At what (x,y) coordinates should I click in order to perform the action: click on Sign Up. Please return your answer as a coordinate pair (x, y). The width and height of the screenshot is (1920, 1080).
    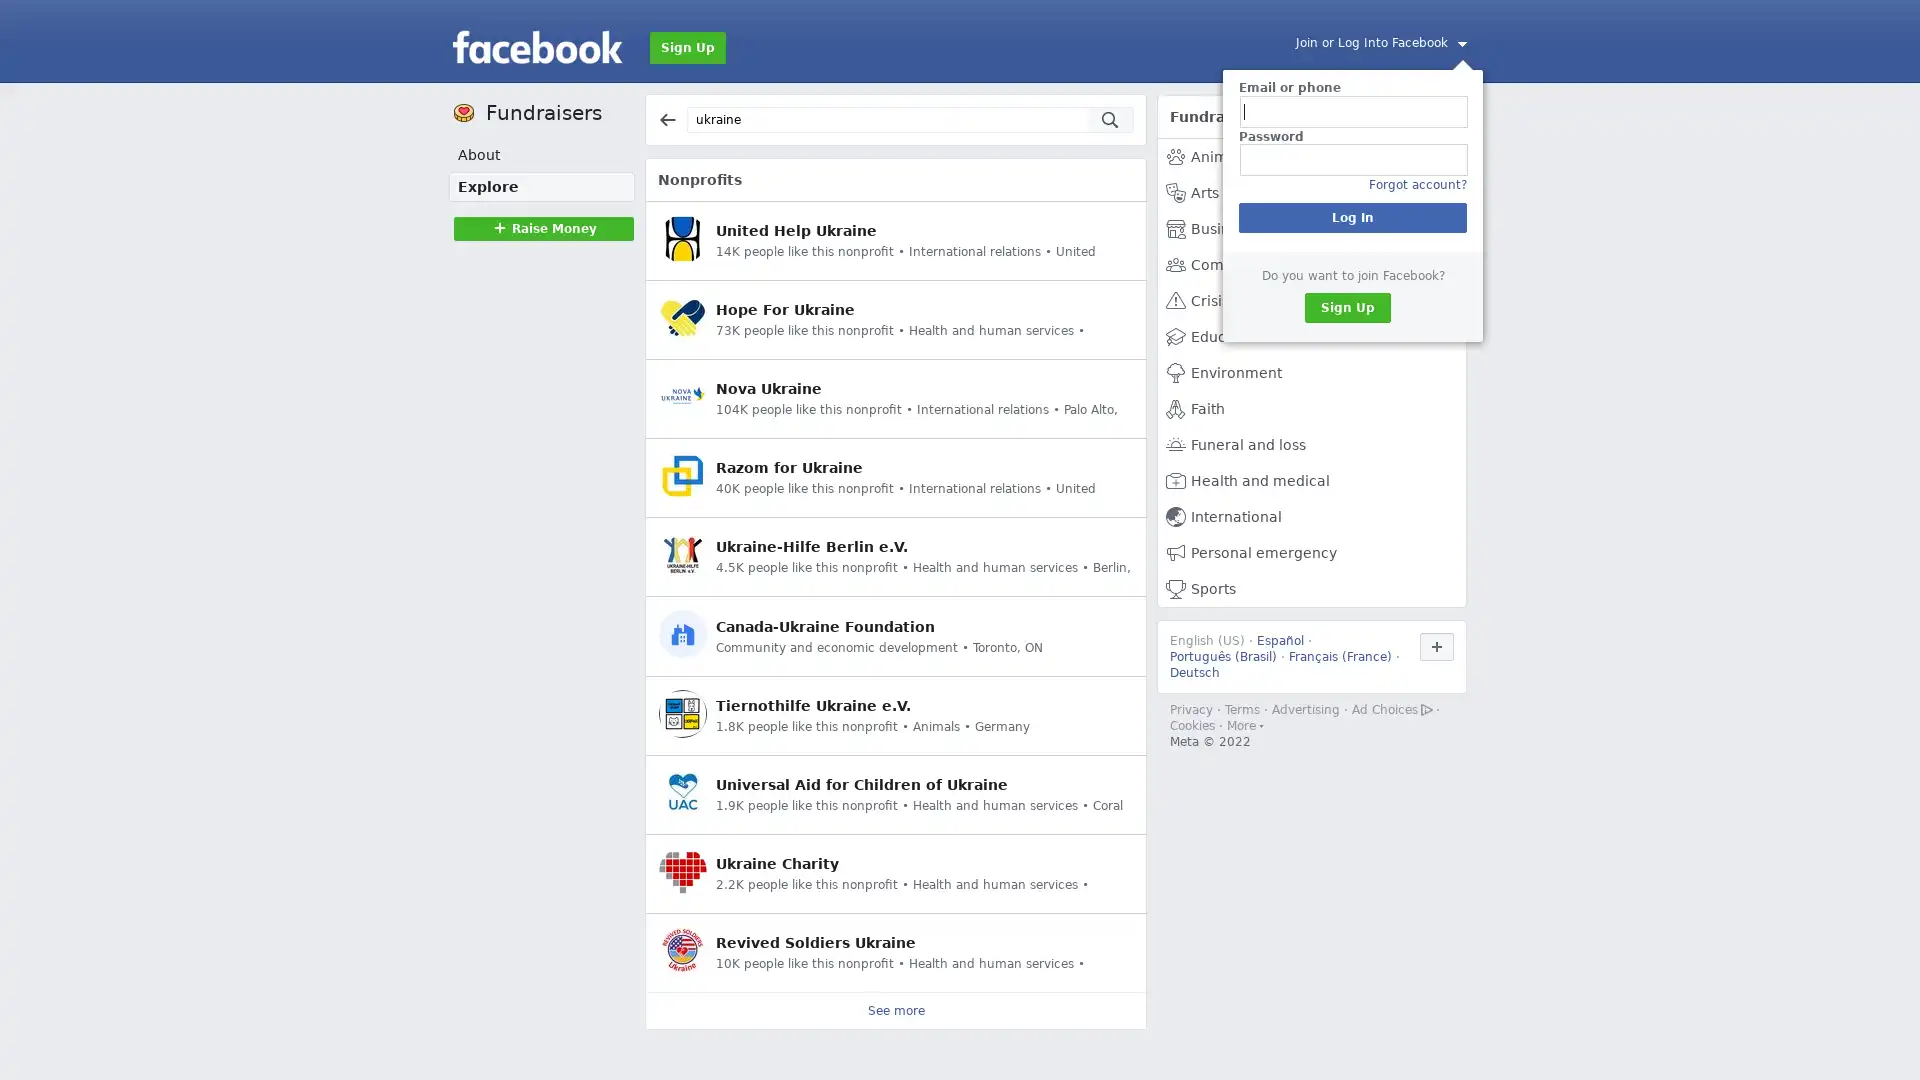
    Looking at the image, I should click on (1348, 308).